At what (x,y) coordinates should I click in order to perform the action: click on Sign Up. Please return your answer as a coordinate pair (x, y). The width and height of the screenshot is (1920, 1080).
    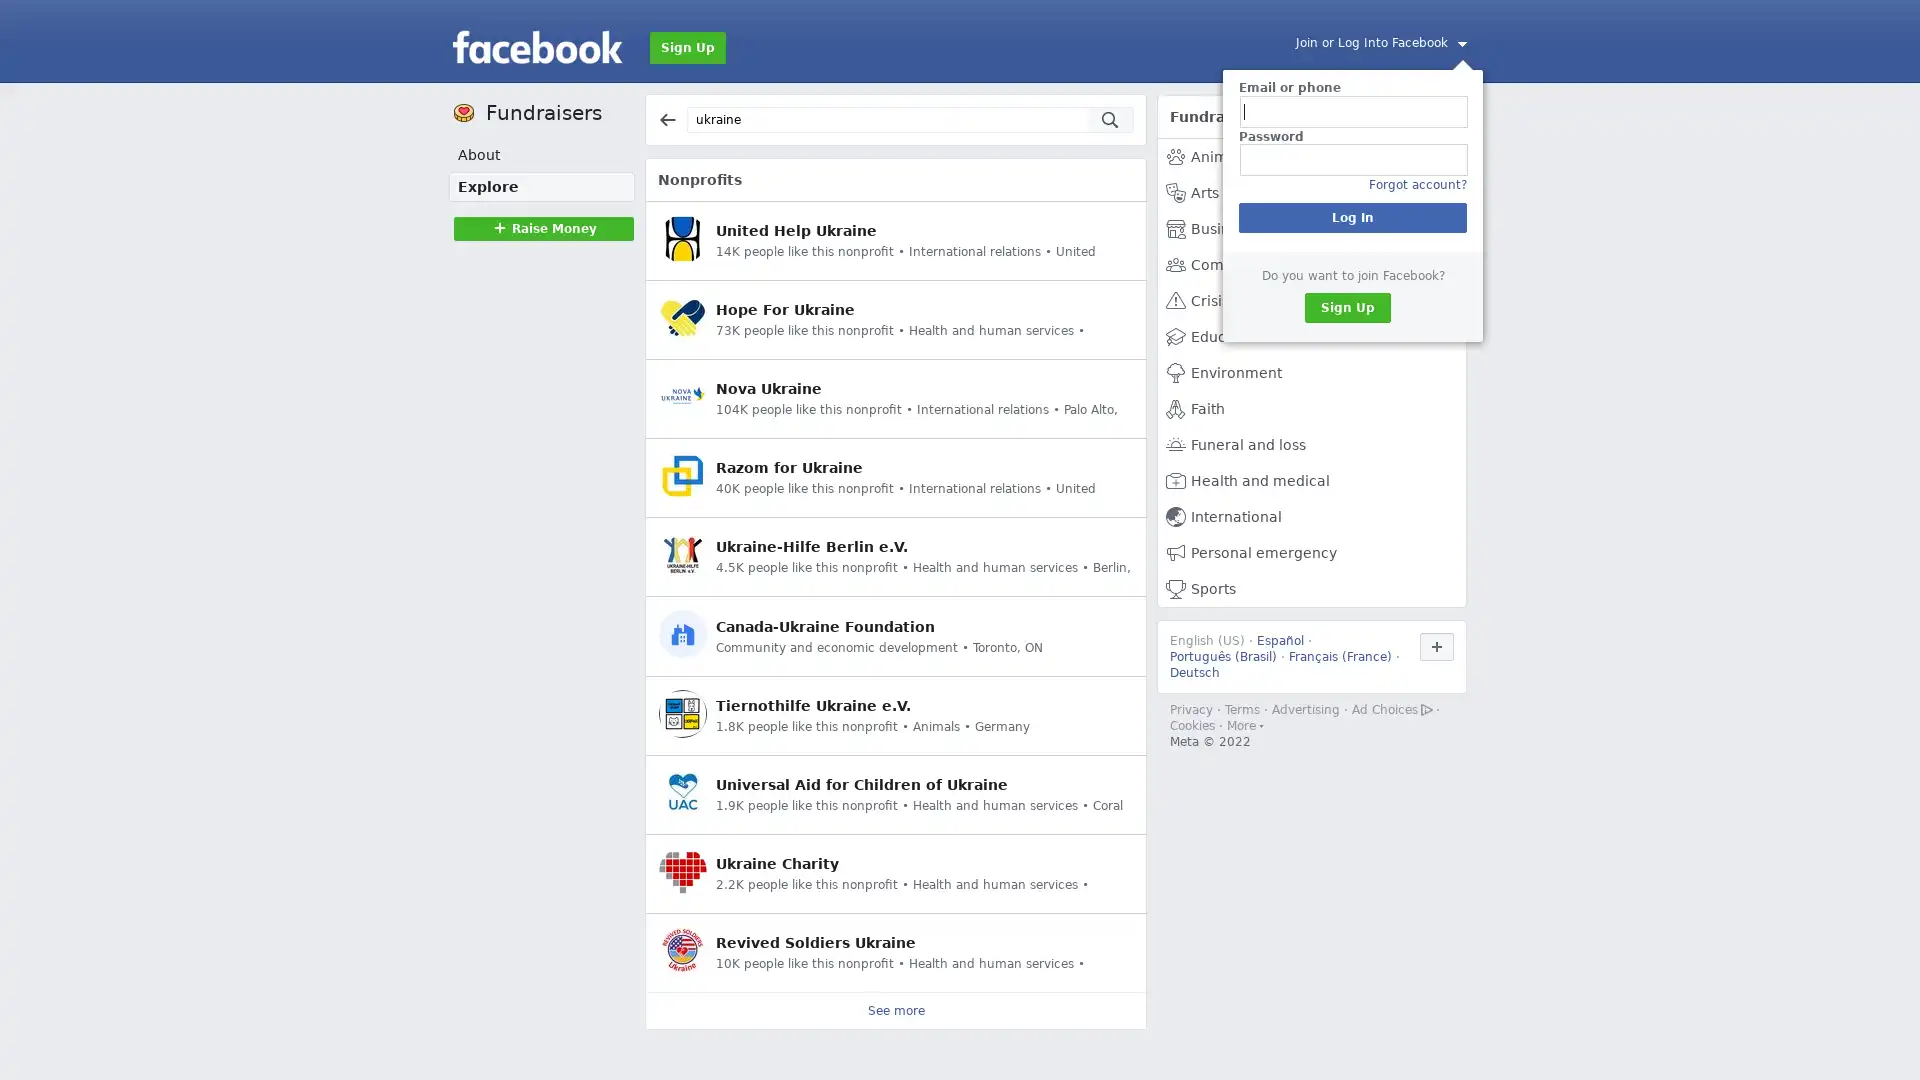
    Looking at the image, I should click on (1348, 308).